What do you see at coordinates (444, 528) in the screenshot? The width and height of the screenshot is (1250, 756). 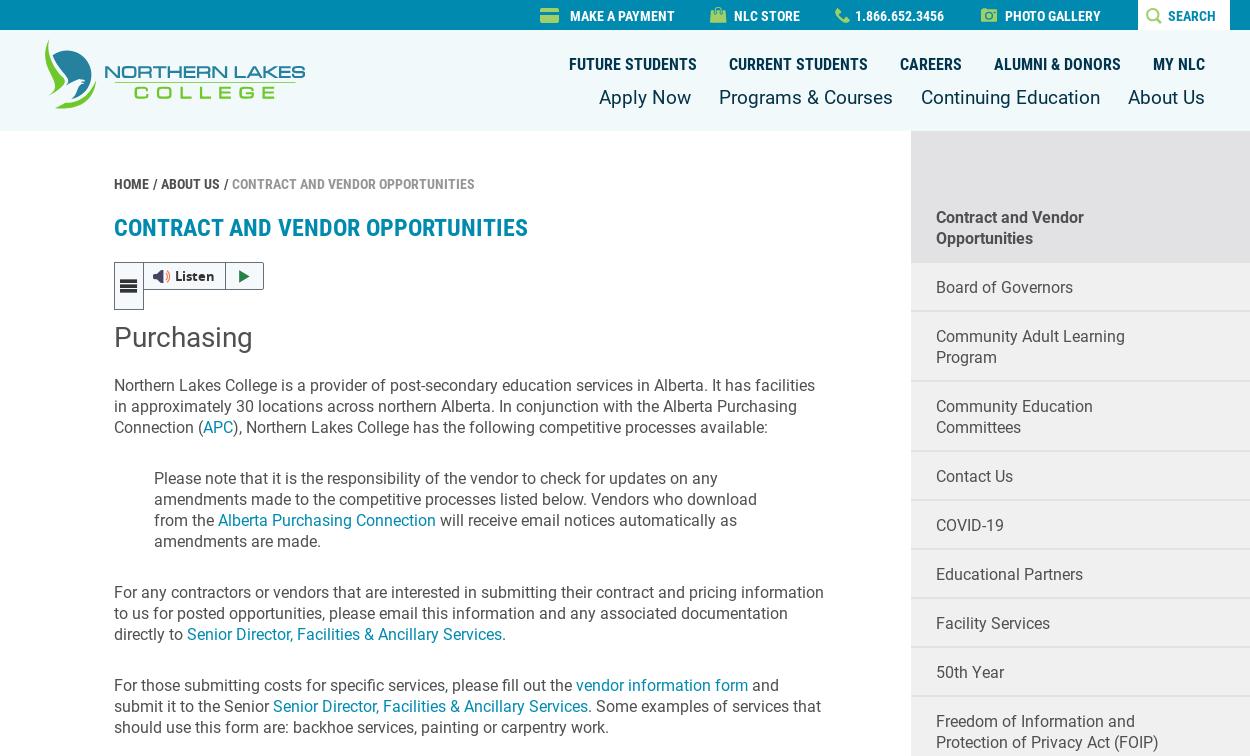 I see `'will receive email notices automatically as amendments are made.'` at bounding box center [444, 528].